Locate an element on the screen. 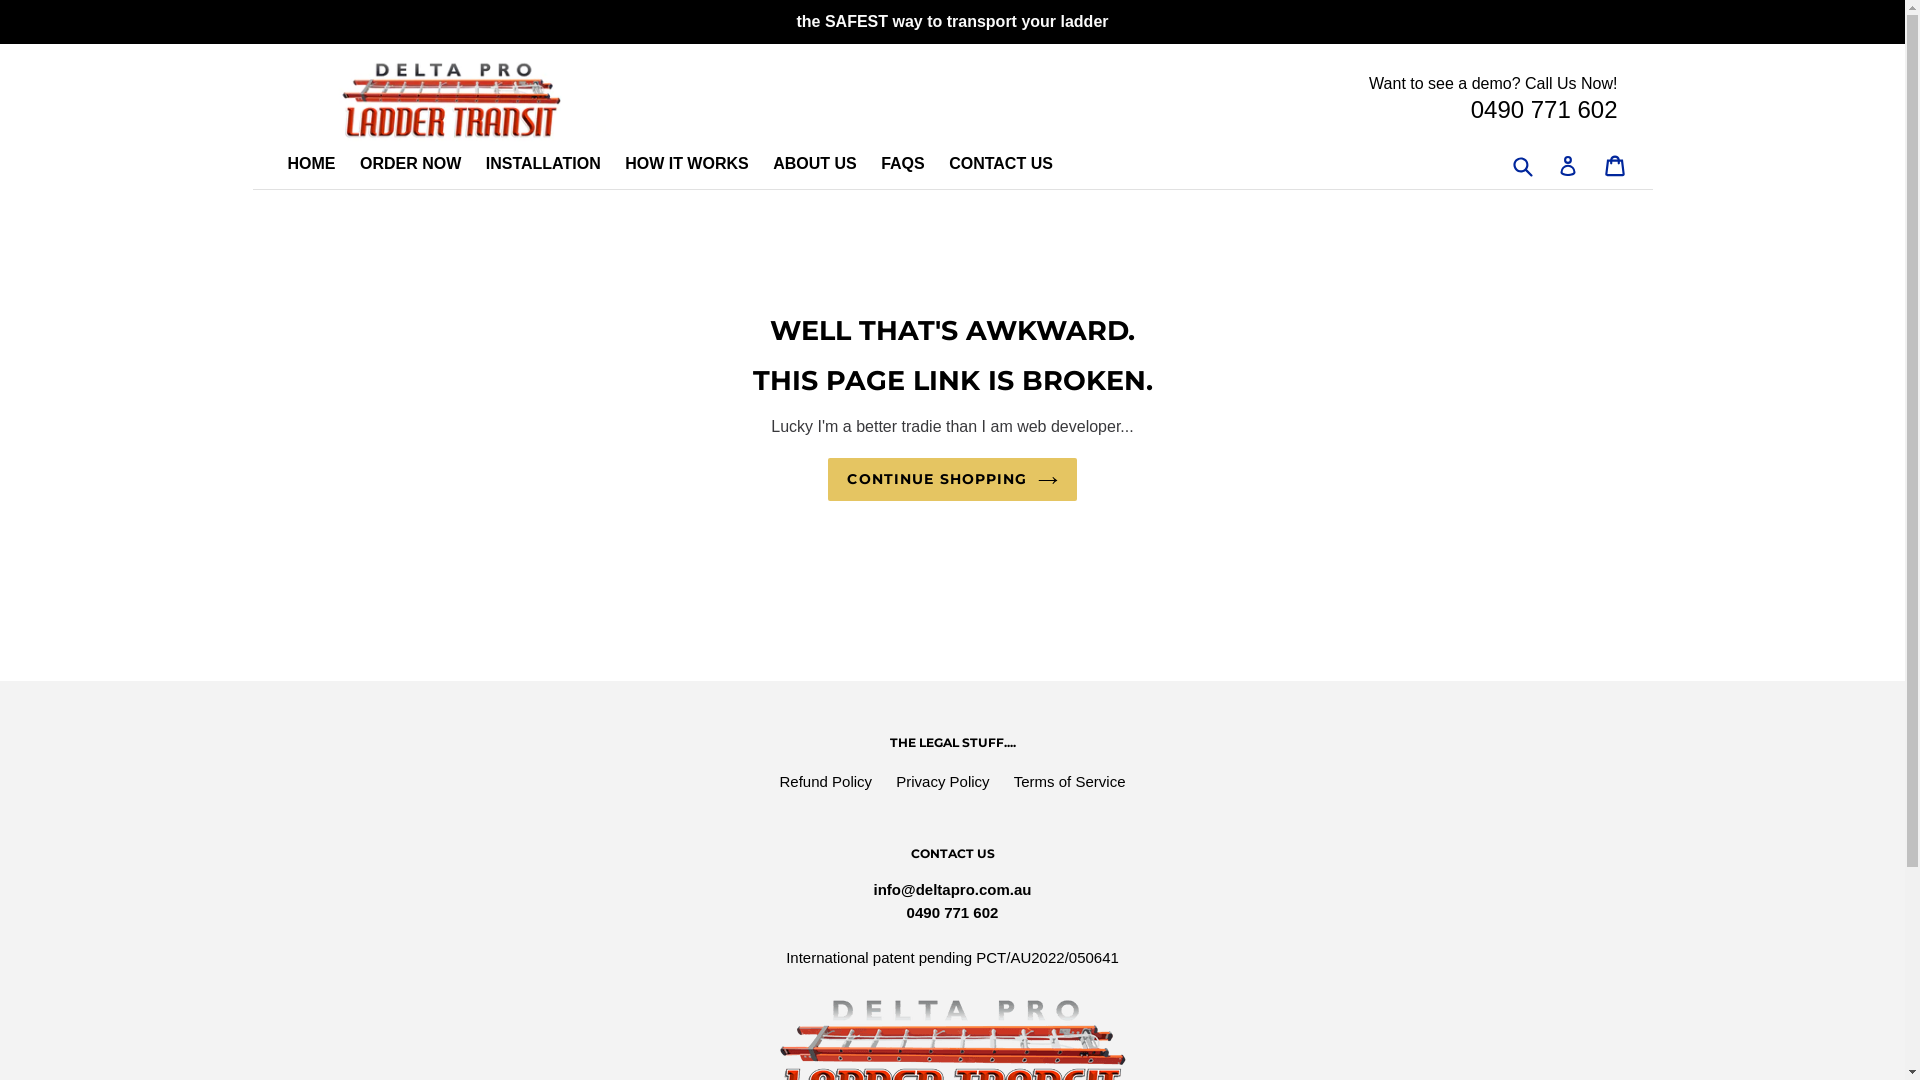 Image resolution: width=1920 pixels, height=1080 pixels. 'FAQS' is located at coordinates (911, 164).